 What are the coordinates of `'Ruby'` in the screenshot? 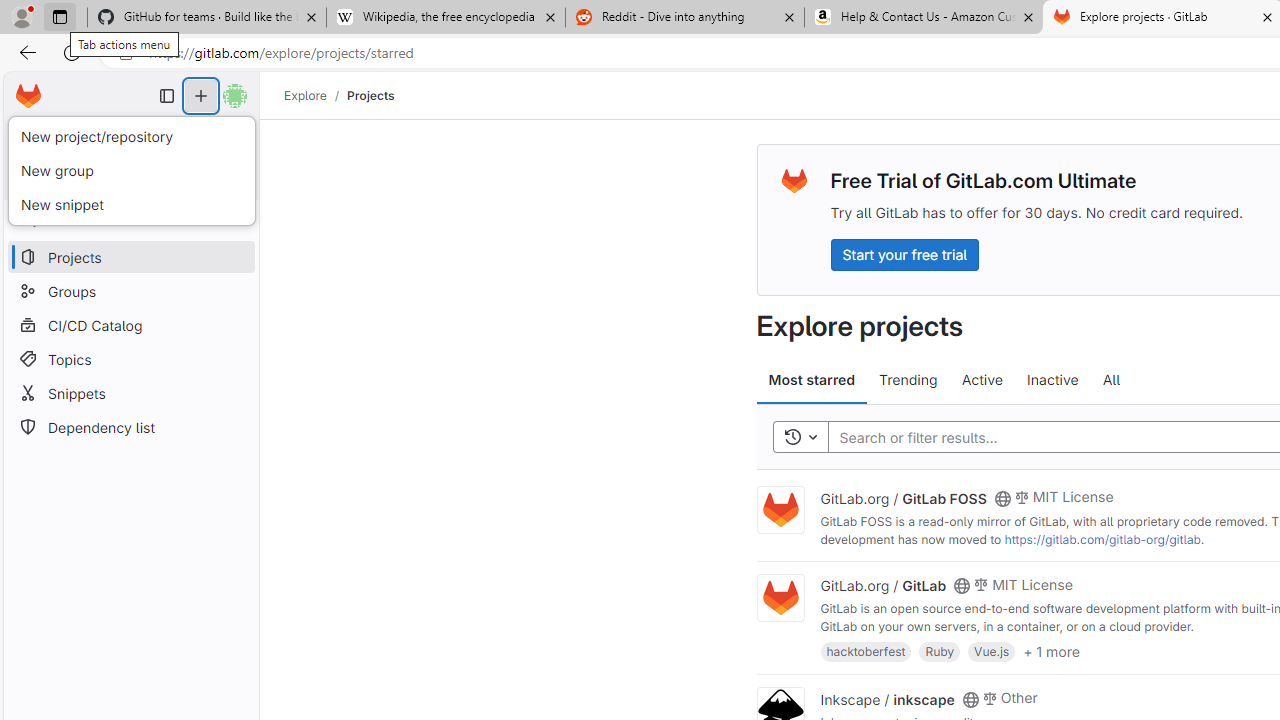 It's located at (939, 651).